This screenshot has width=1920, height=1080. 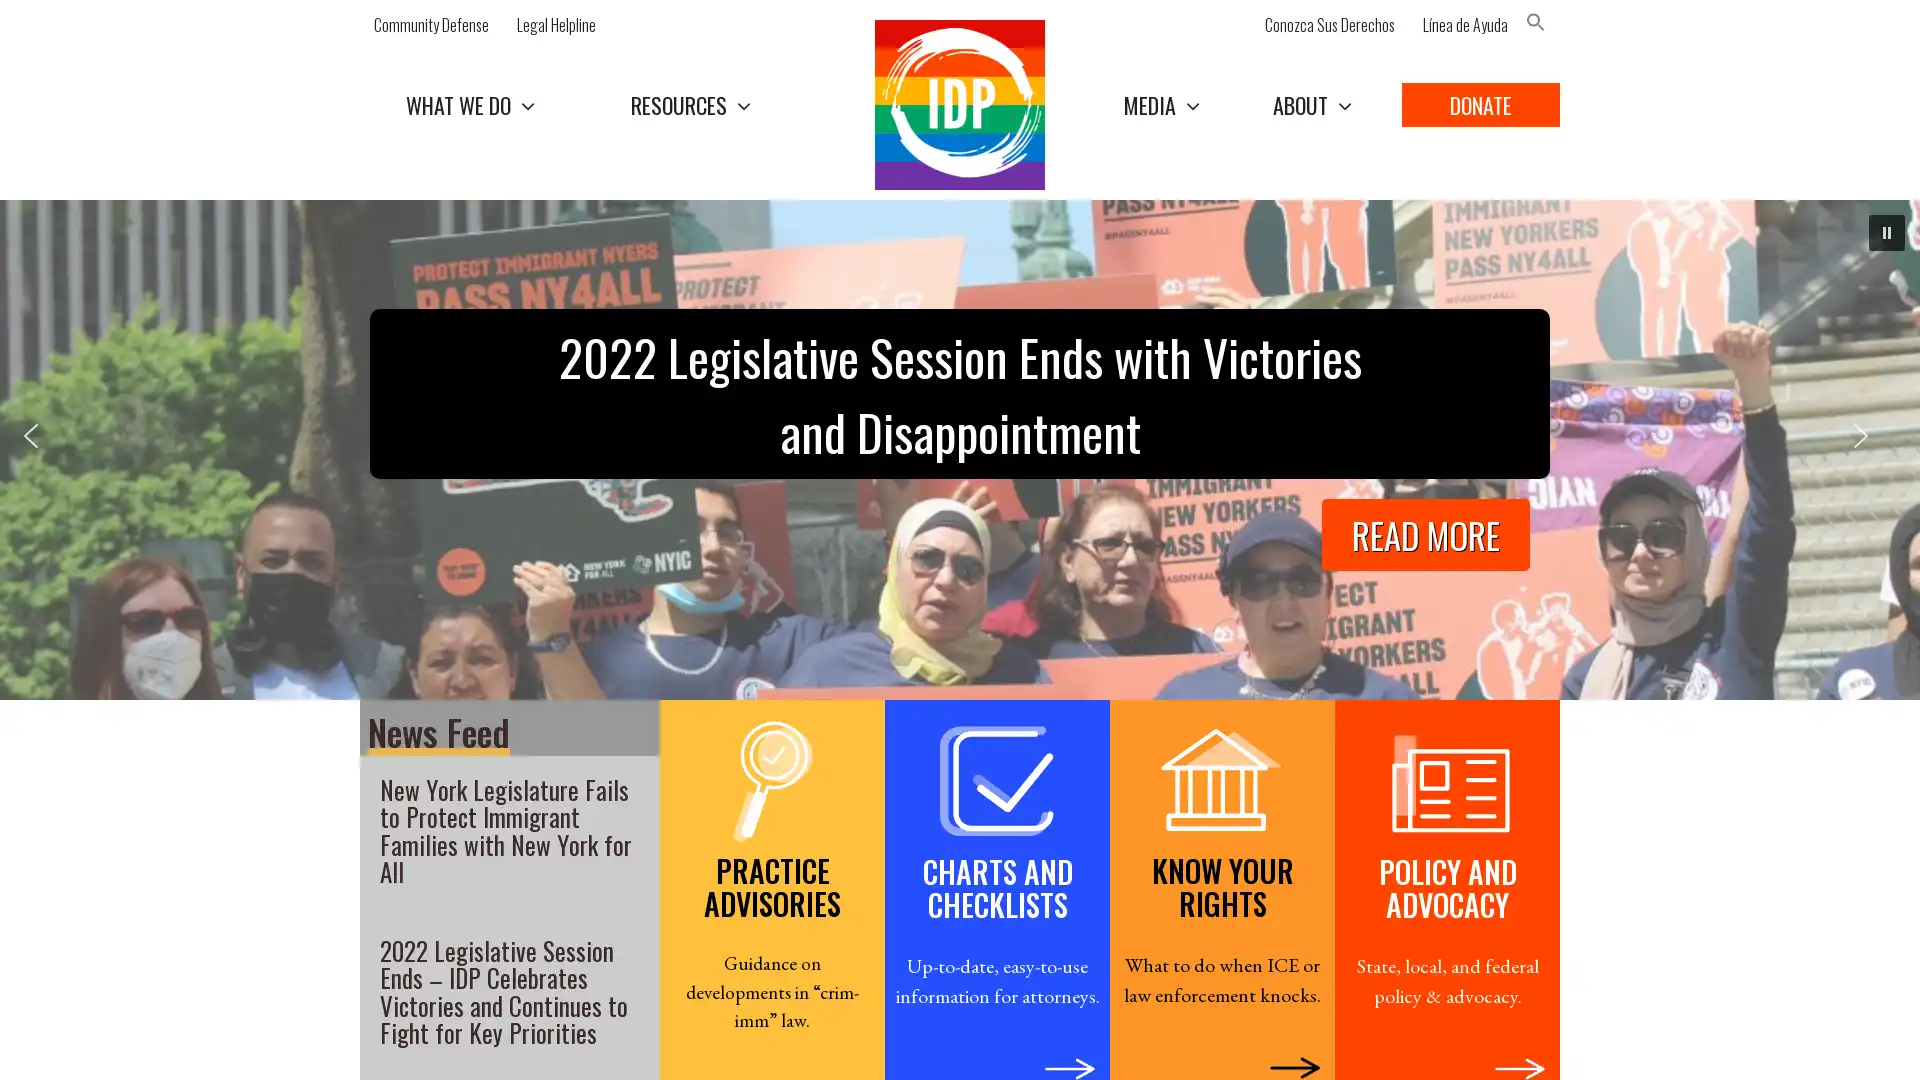 What do you see at coordinates (44, 450) in the screenshot?
I see `previous arrow` at bounding box center [44, 450].